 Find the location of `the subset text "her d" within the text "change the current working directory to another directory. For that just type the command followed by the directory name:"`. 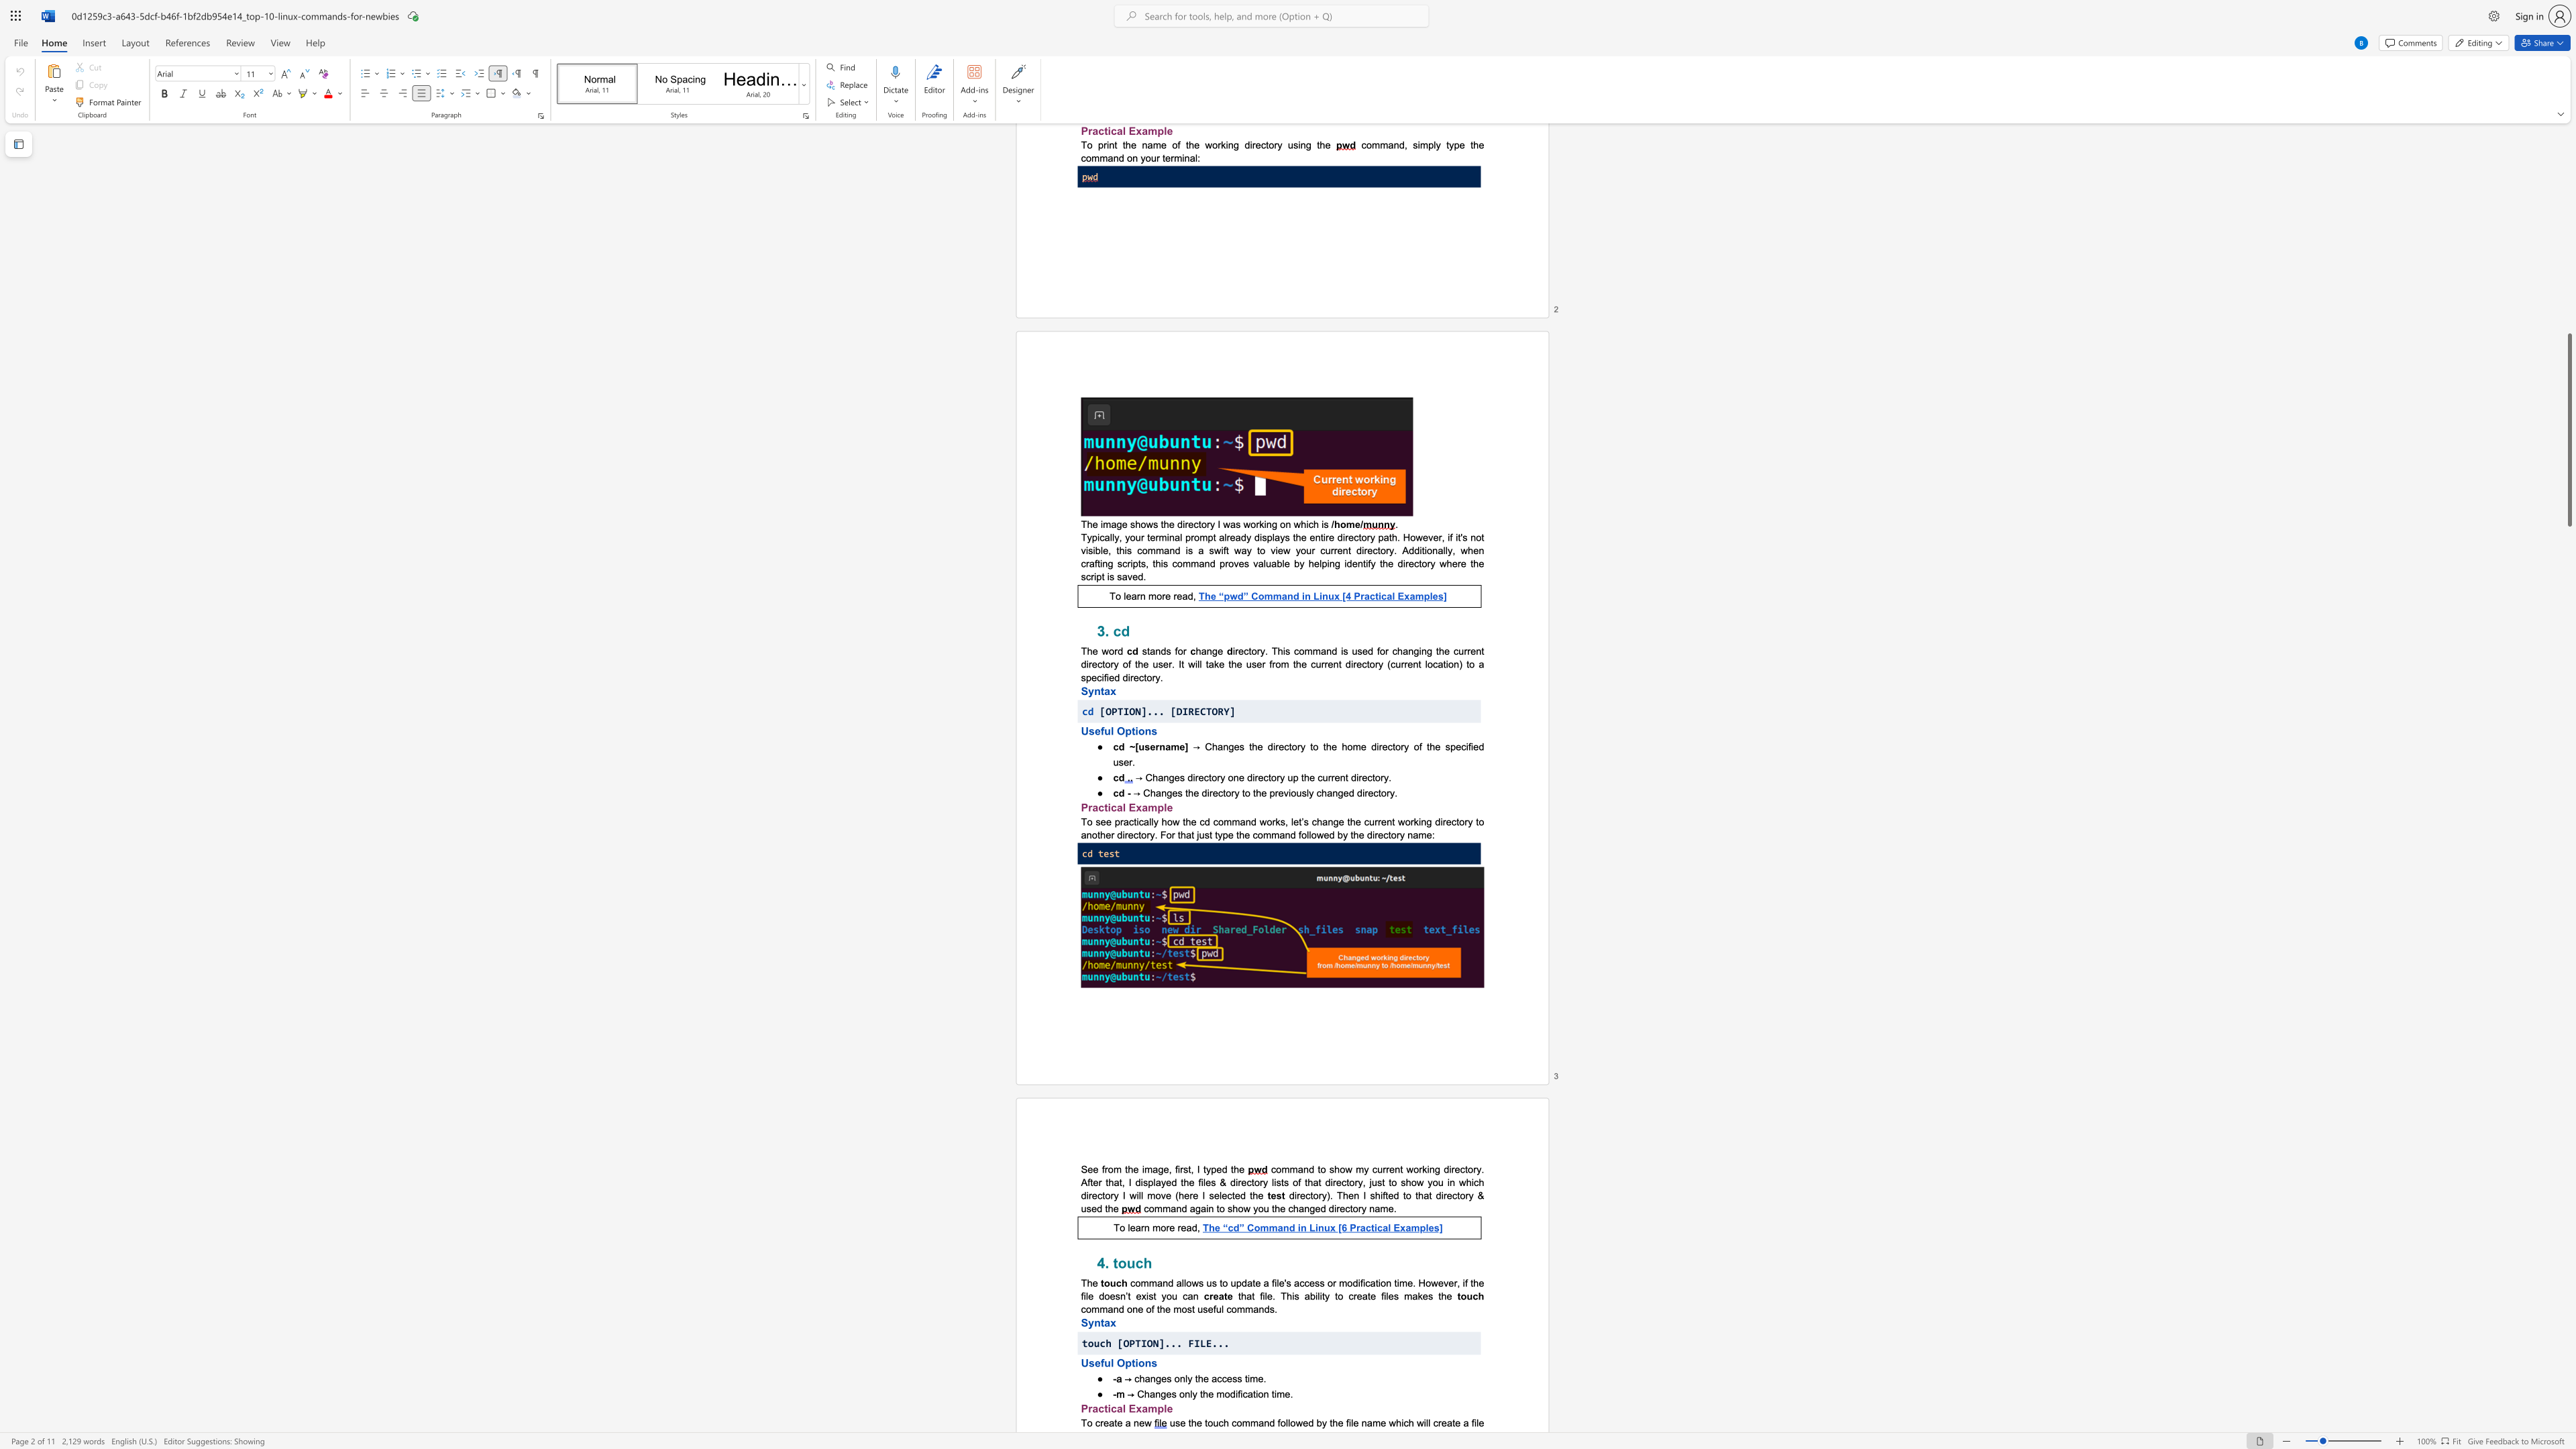

the subset text "her d" within the text "change the current working directory to another directory. For that just type the command followed by the directory name:" is located at coordinates (1100, 833).